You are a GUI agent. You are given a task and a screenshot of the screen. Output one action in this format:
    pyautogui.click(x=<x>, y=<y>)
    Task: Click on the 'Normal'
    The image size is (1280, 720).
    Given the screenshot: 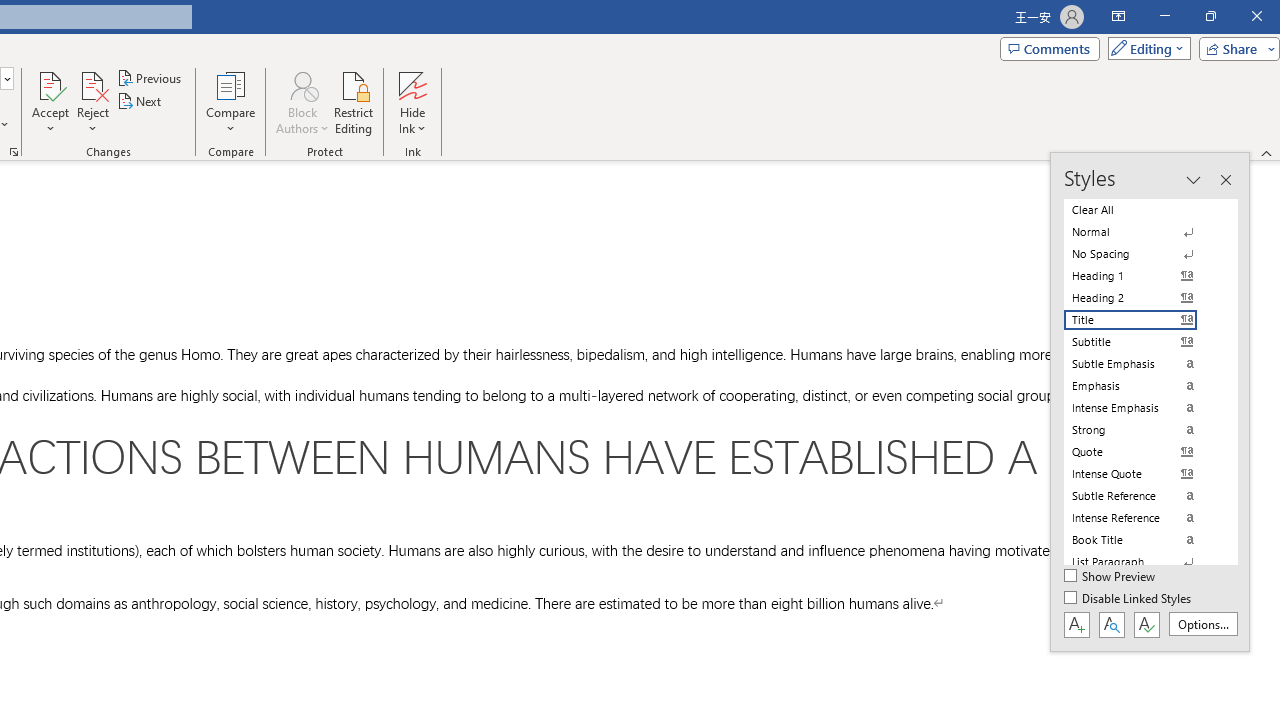 What is the action you would take?
    pyautogui.click(x=1142, y=231)
    